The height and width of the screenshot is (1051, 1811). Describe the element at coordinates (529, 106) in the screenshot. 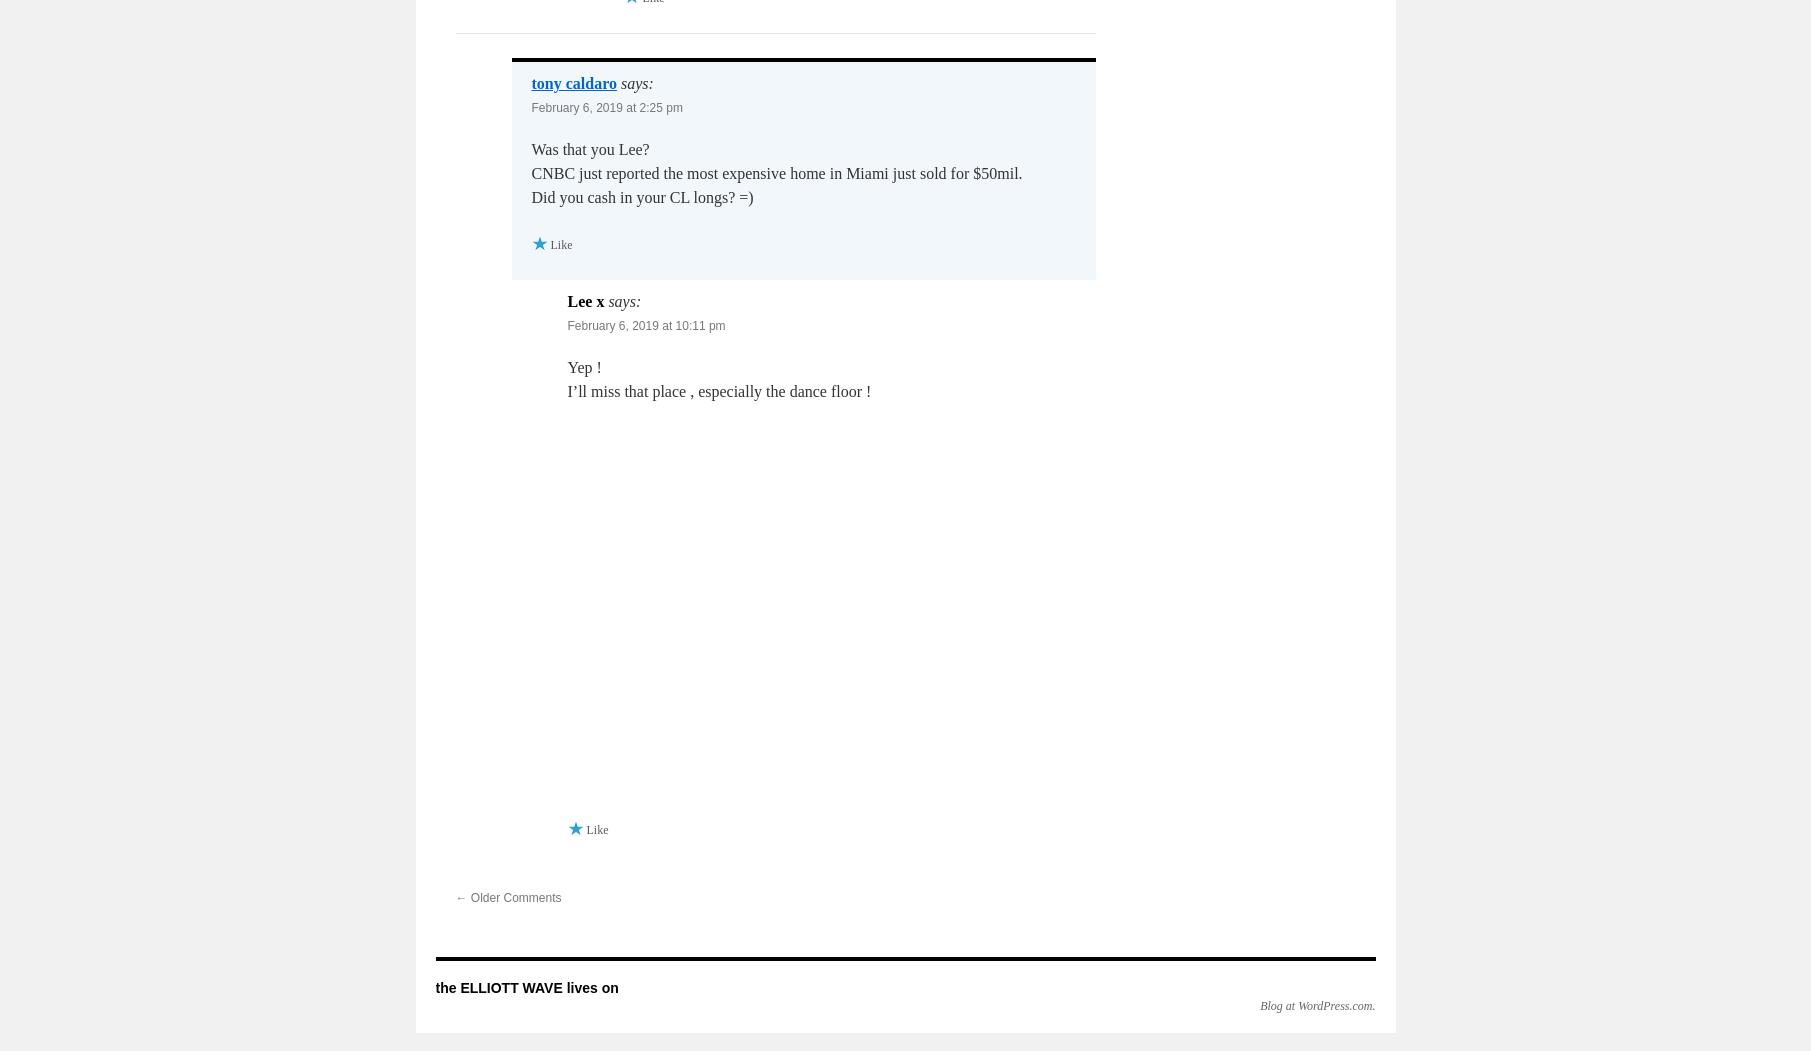

I see `'February 6, 2019 at 2:25 pm'` at that location.